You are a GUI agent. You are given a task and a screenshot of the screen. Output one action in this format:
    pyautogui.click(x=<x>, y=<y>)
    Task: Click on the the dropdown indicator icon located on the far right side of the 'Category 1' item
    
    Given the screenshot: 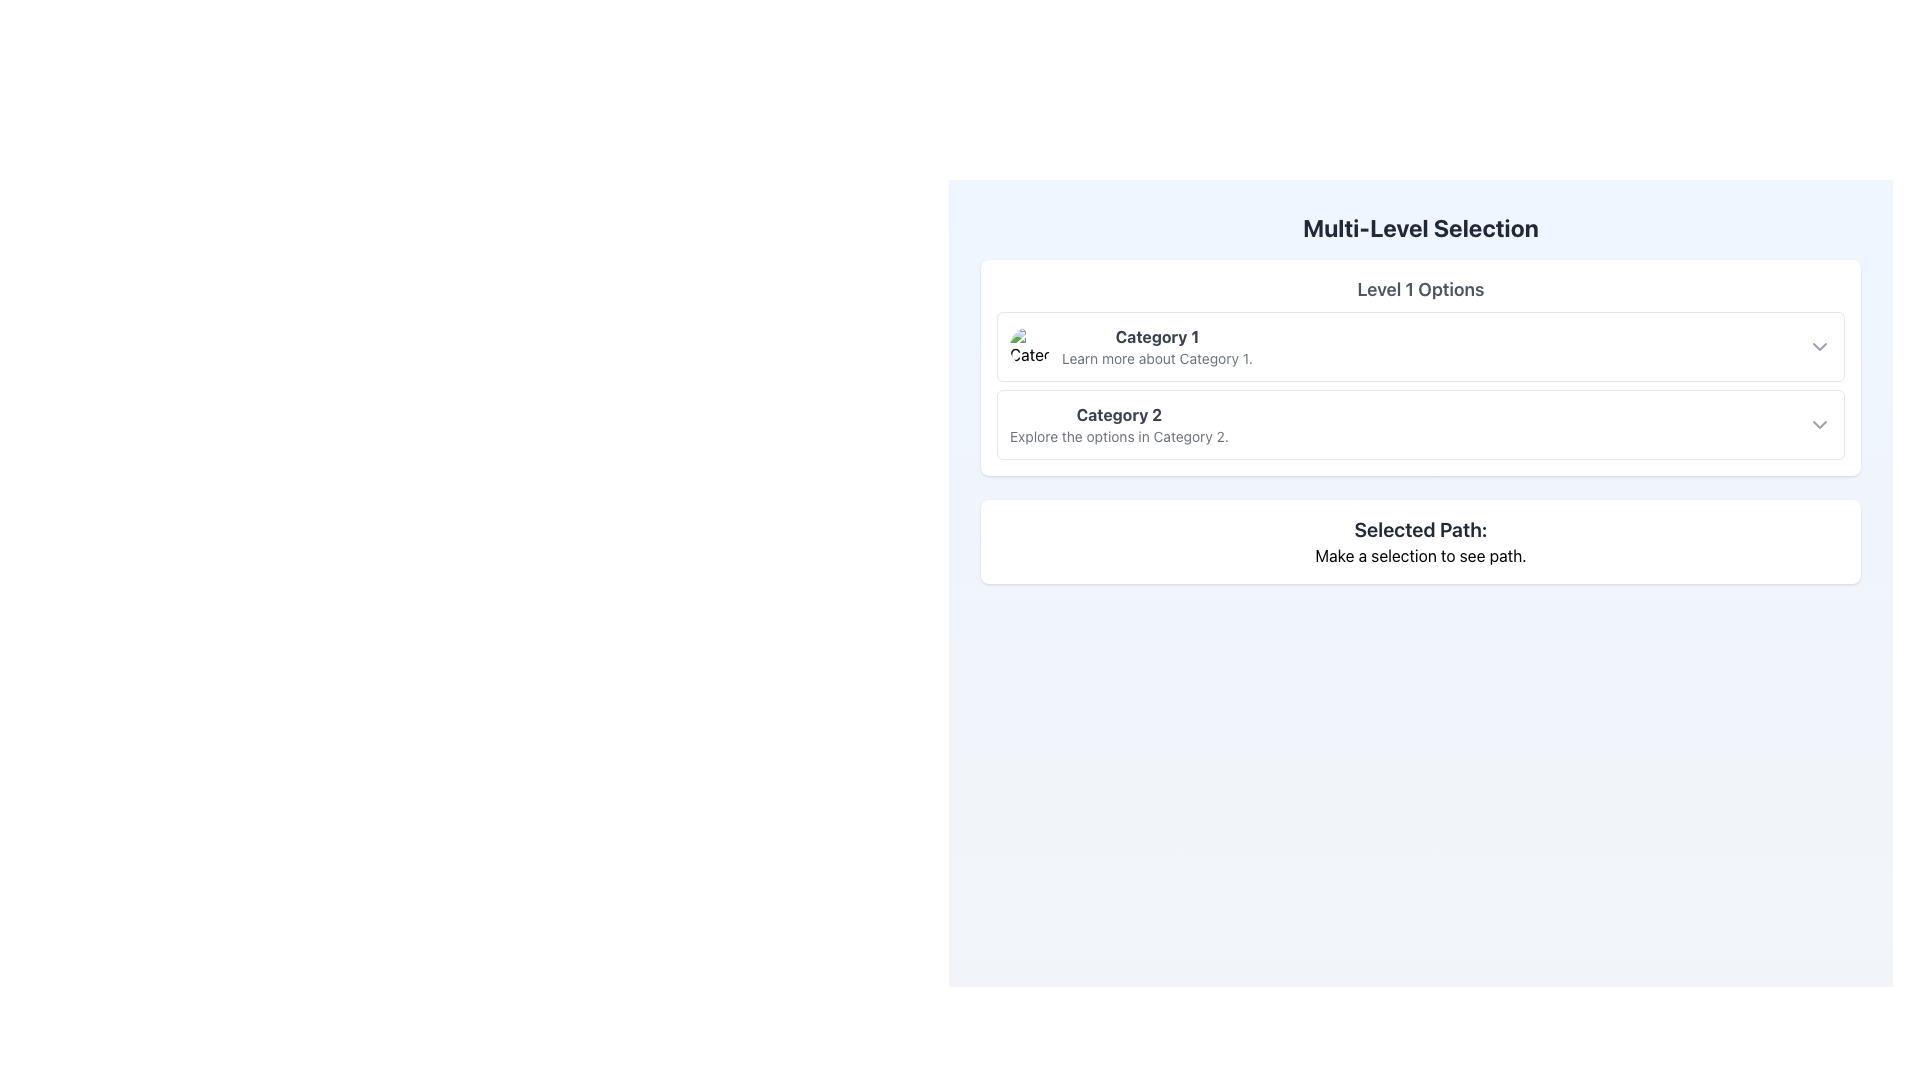 What is the action you would take?
    pyautogui.click(x=1819, y=346)
    